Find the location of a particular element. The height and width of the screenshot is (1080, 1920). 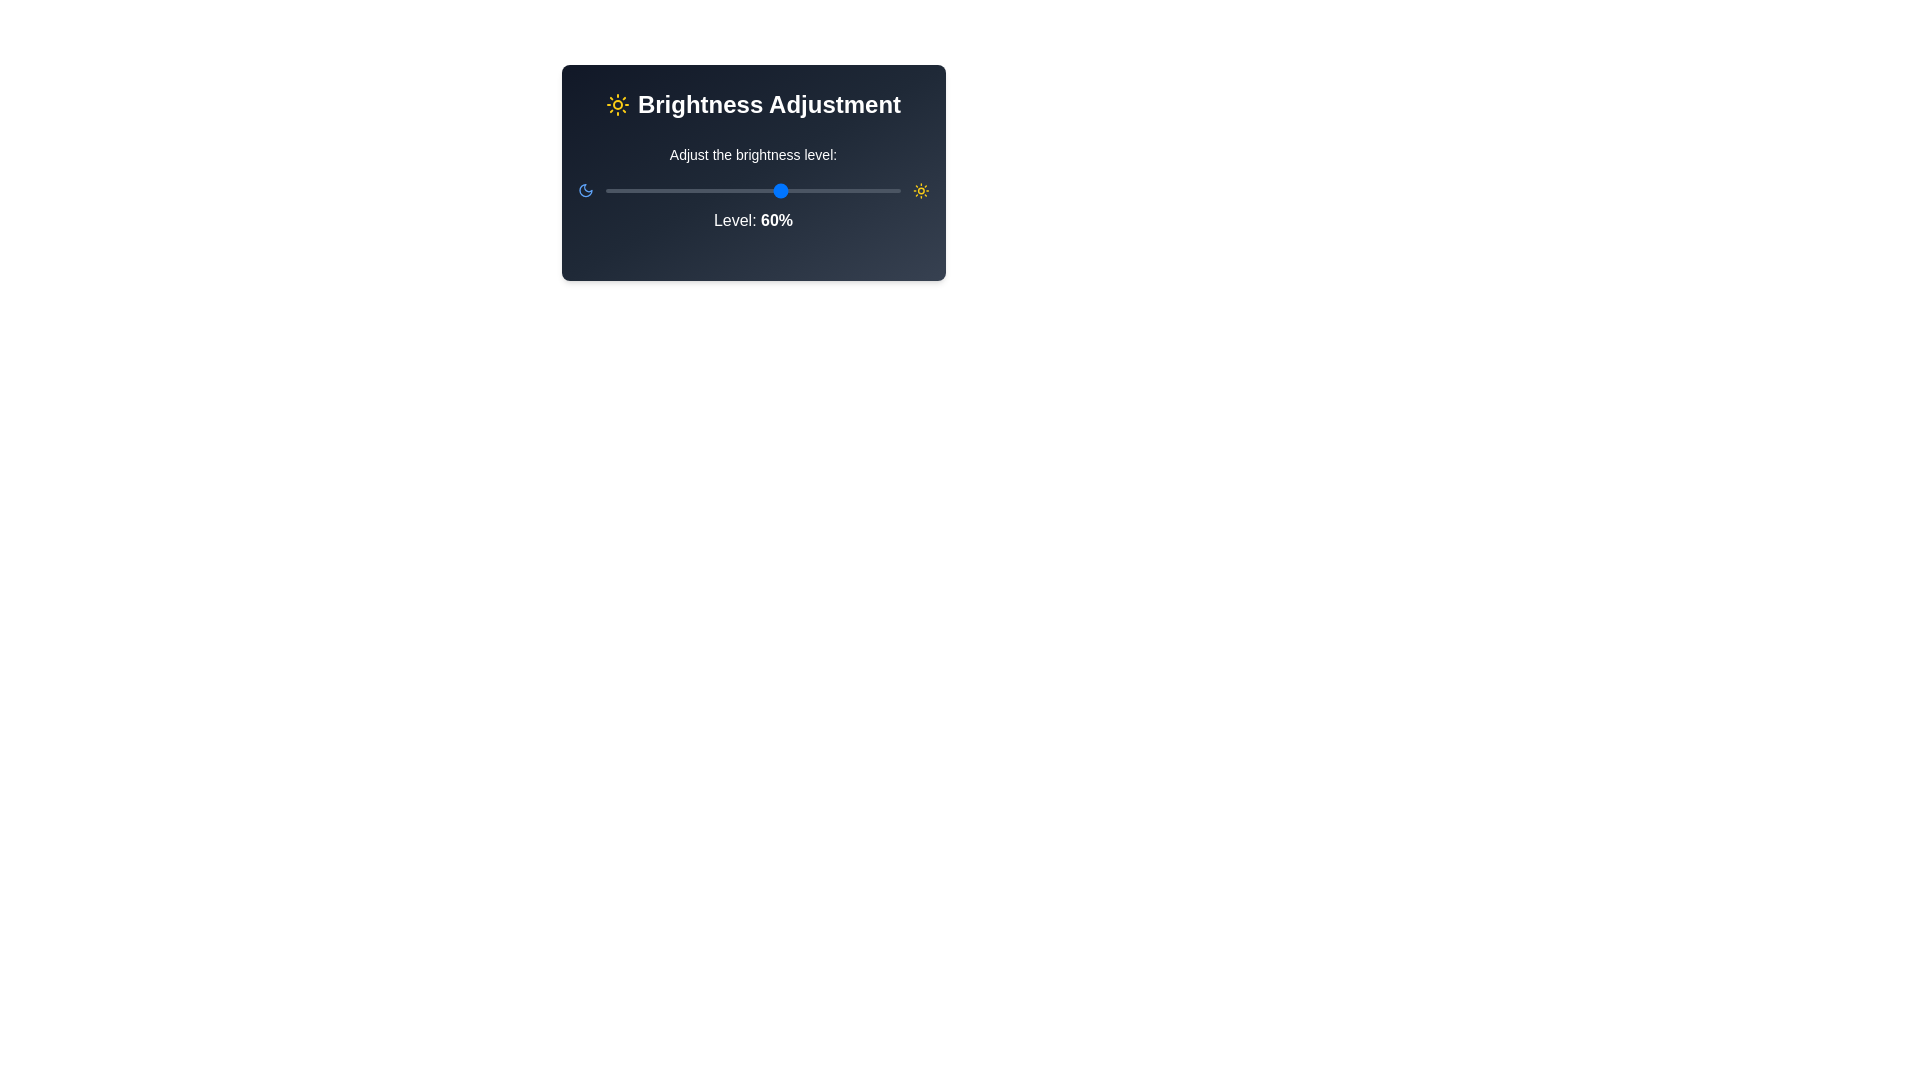

the horizontal slider bar with a red track and blue movable selector is located at coordinates (752, 191).